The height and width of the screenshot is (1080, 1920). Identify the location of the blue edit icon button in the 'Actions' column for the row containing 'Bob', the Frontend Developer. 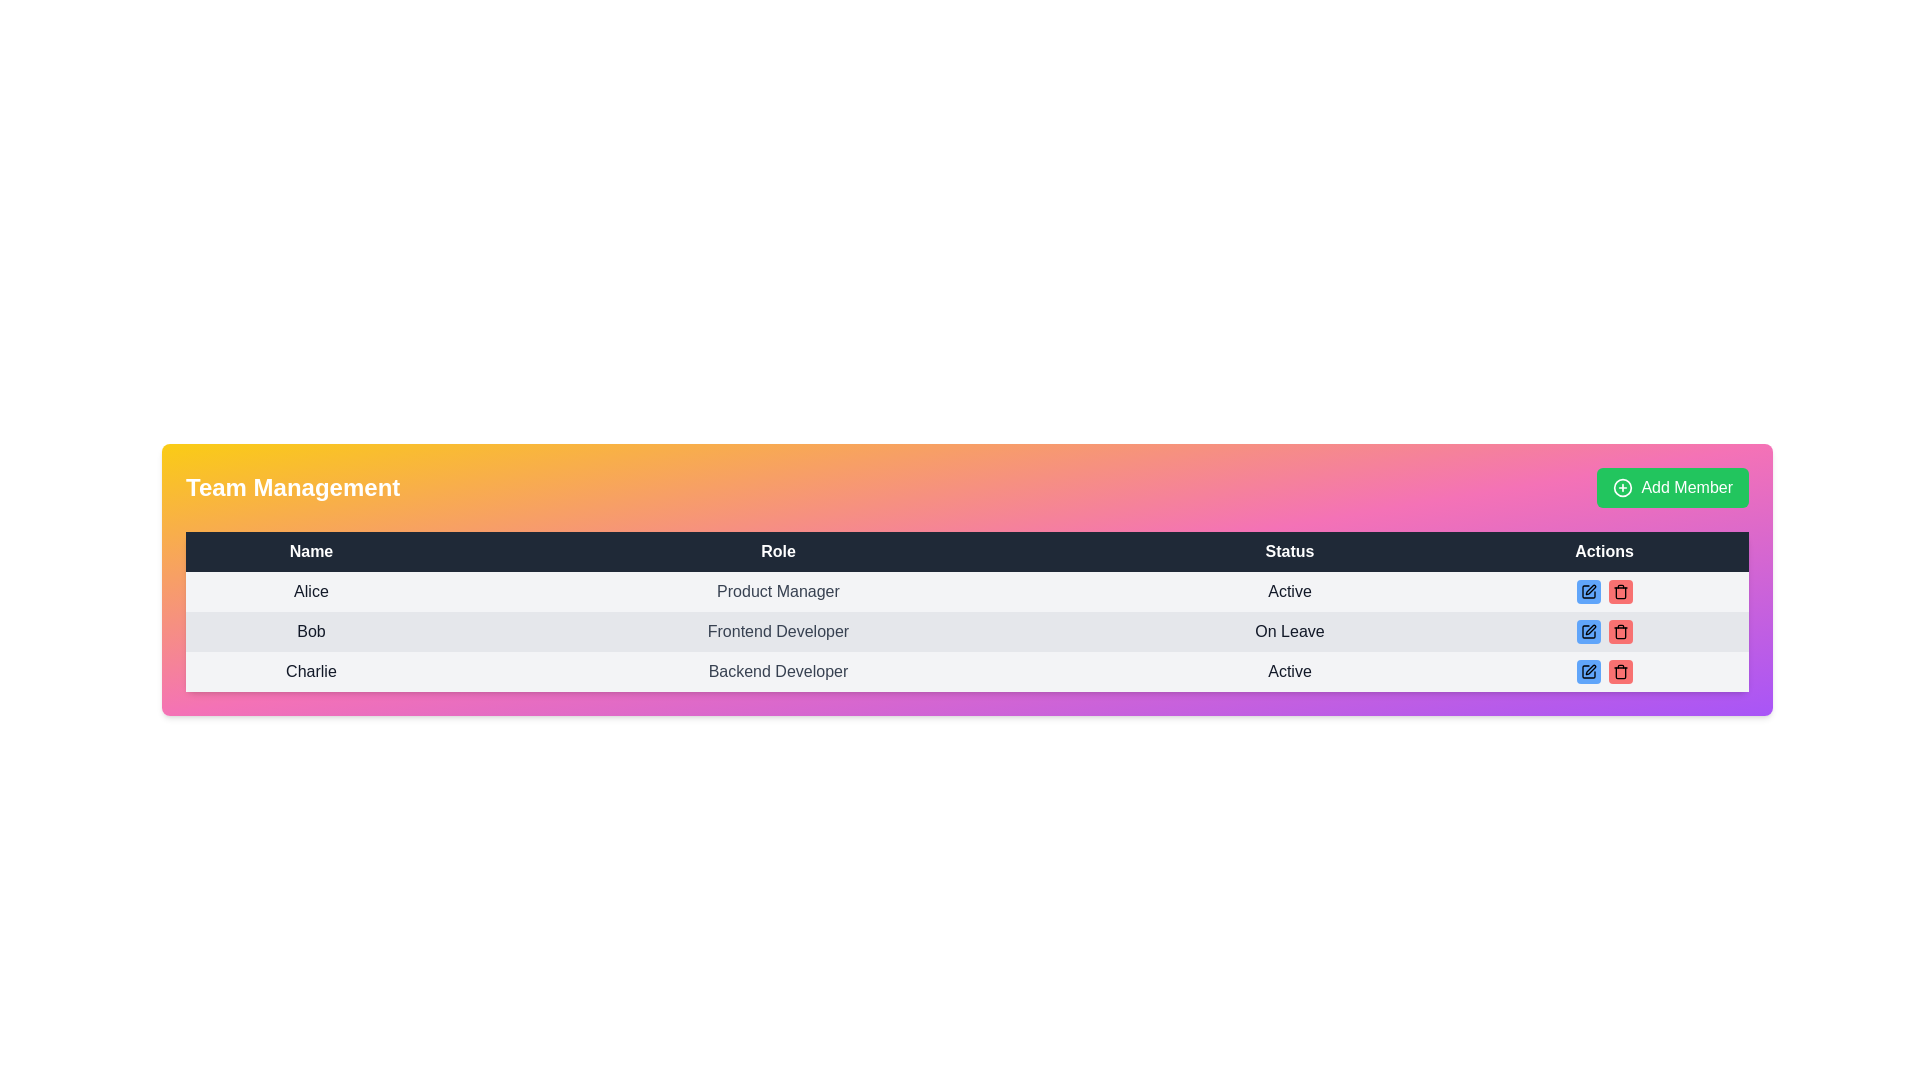
(1587, 632).